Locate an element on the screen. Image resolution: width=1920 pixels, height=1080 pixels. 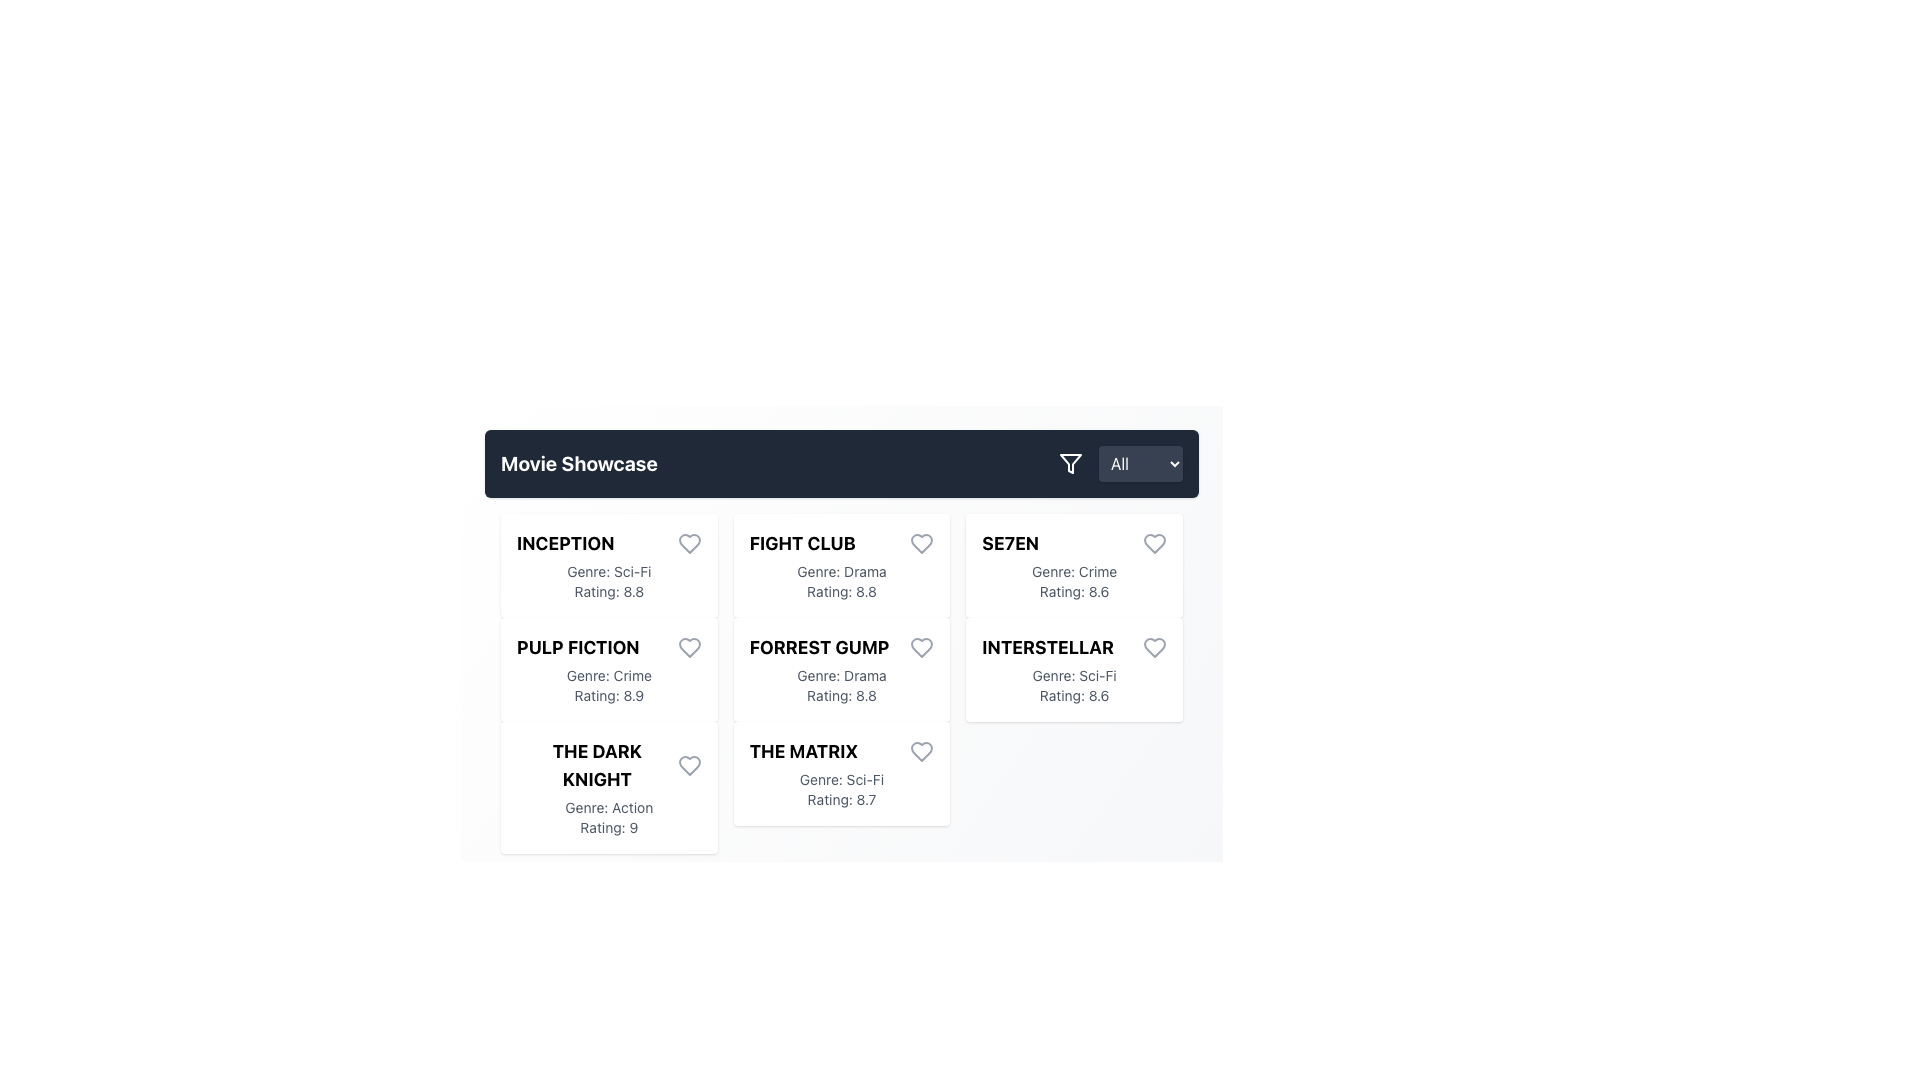
text content of the movie title displayed in the text label for 'SE7EN', which is located in the fourth column of the grid layout is located at coordinates (1010, 543).